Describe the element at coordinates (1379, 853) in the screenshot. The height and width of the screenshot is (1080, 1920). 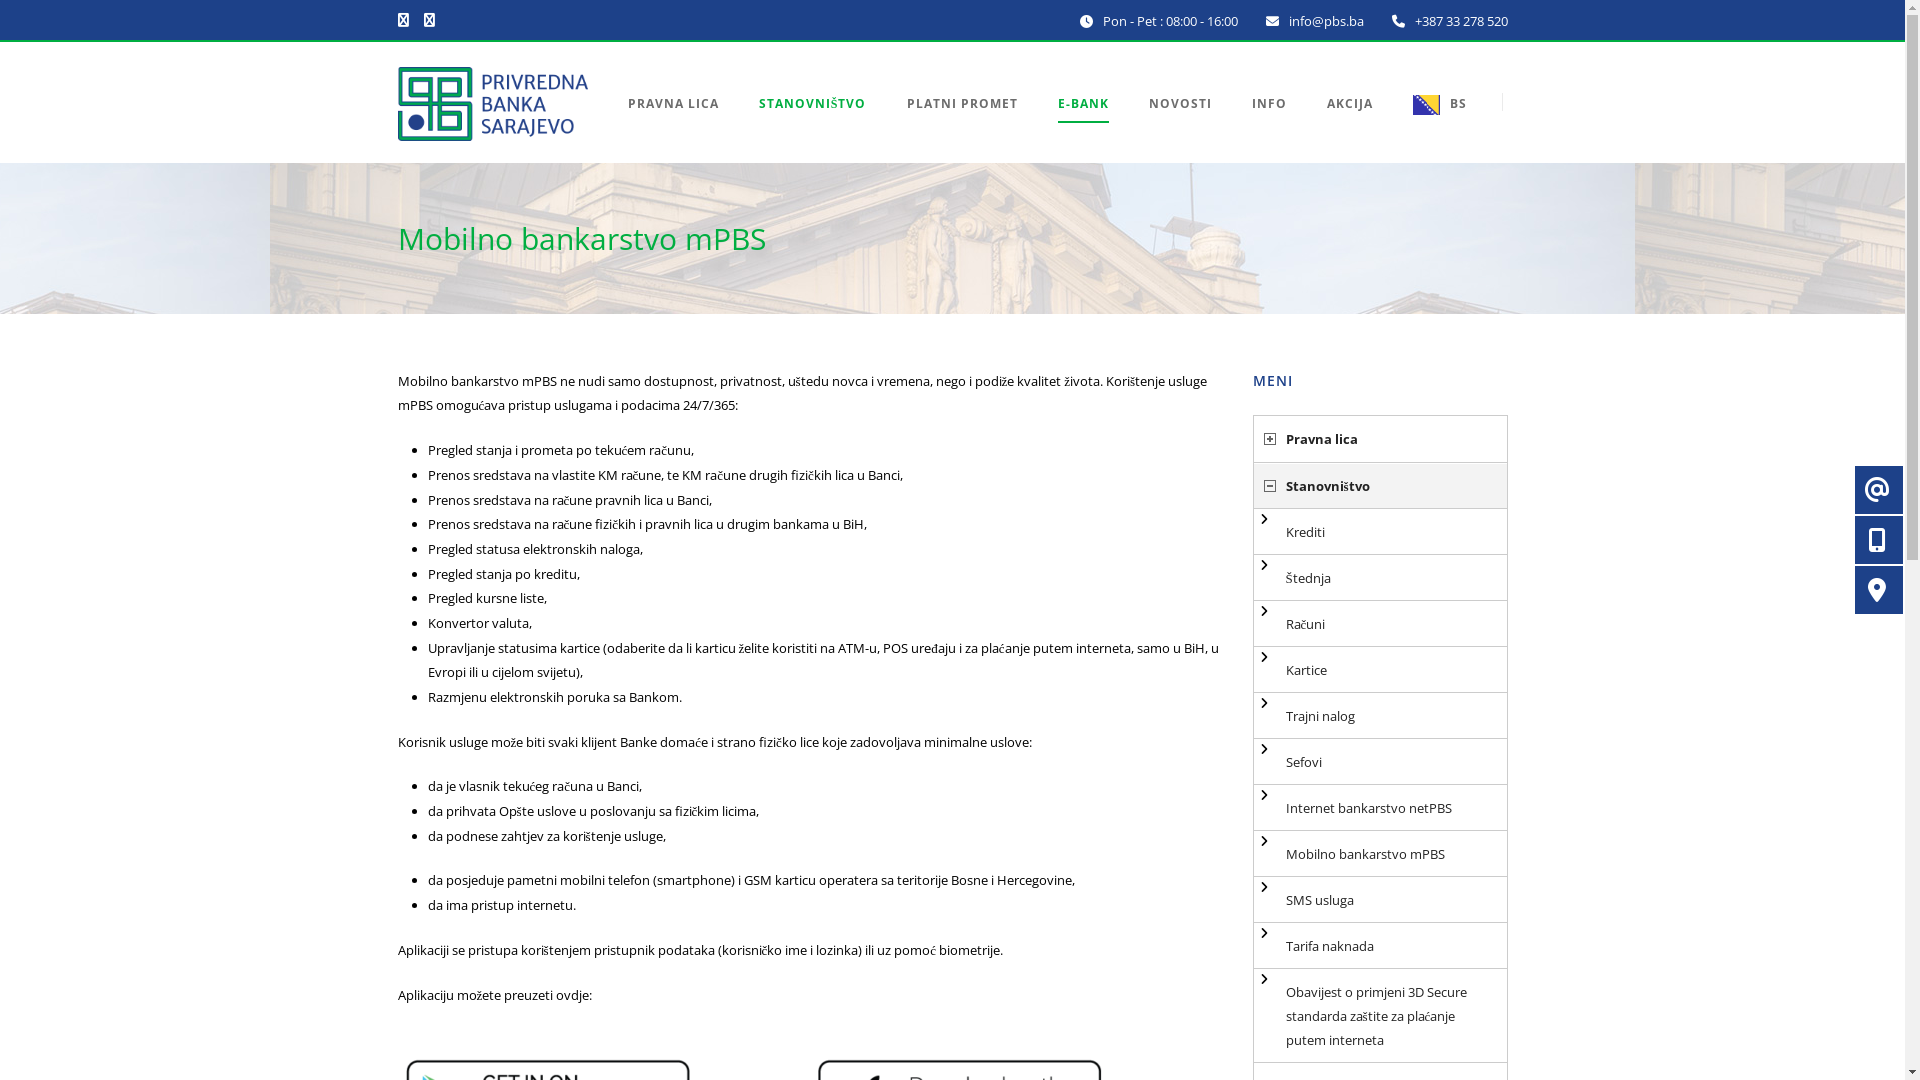
I see `'Mobilno bankarstvo mPBS'` at that location.